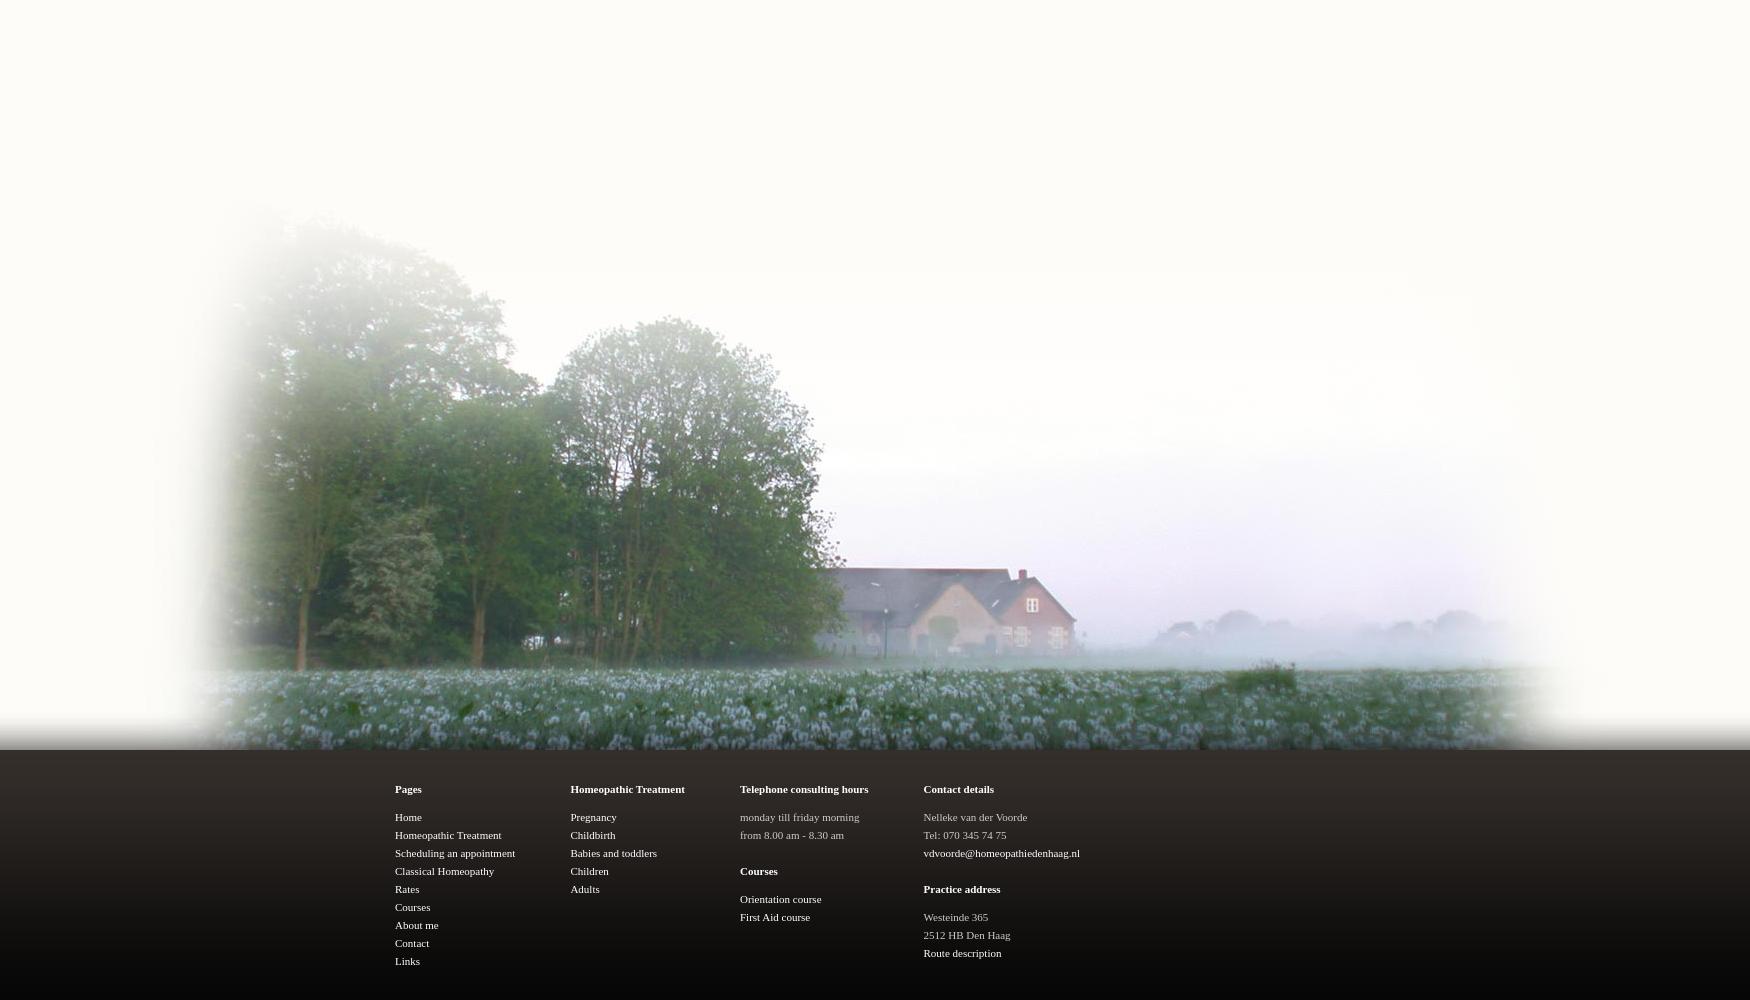  I want to click on 'Tel: 070 345 74 75', so click(921, 834).